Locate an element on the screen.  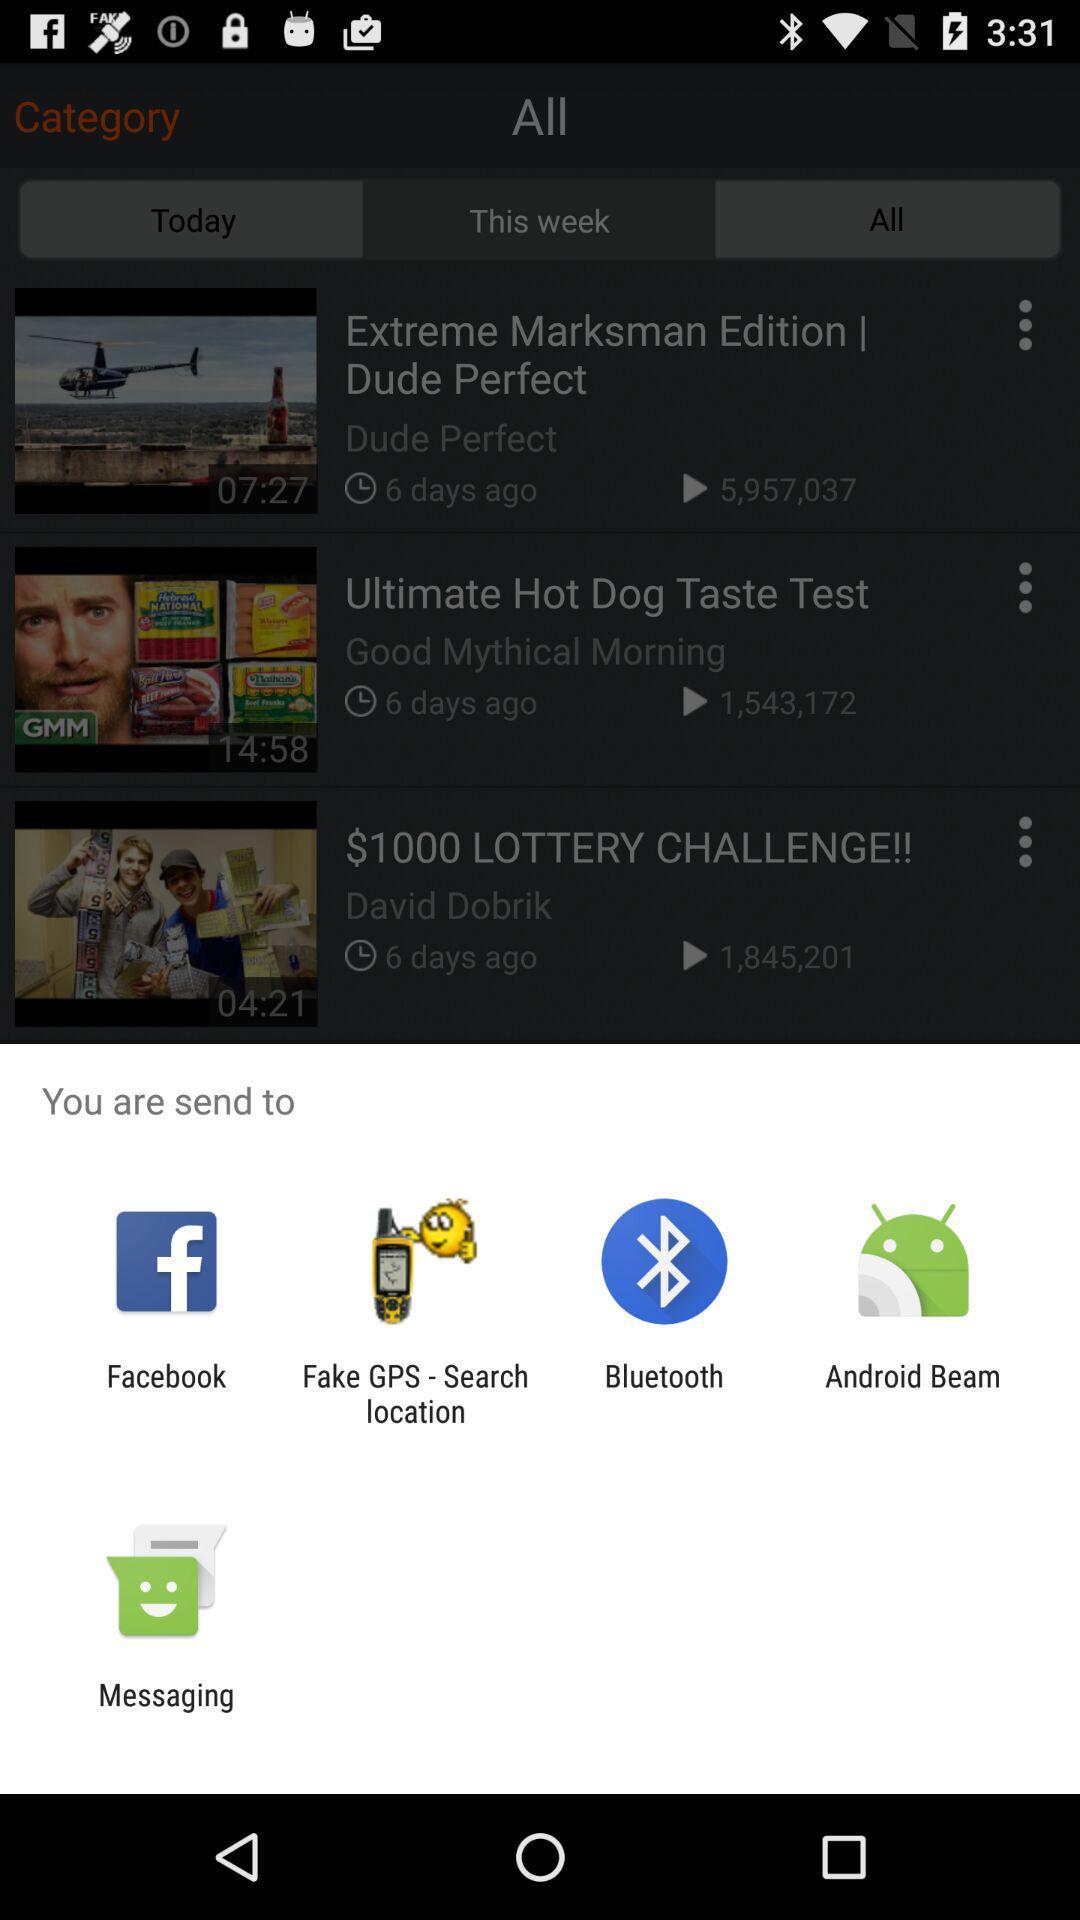
the app to the left of bluetooth icon is located at coordinates (414, 1392).